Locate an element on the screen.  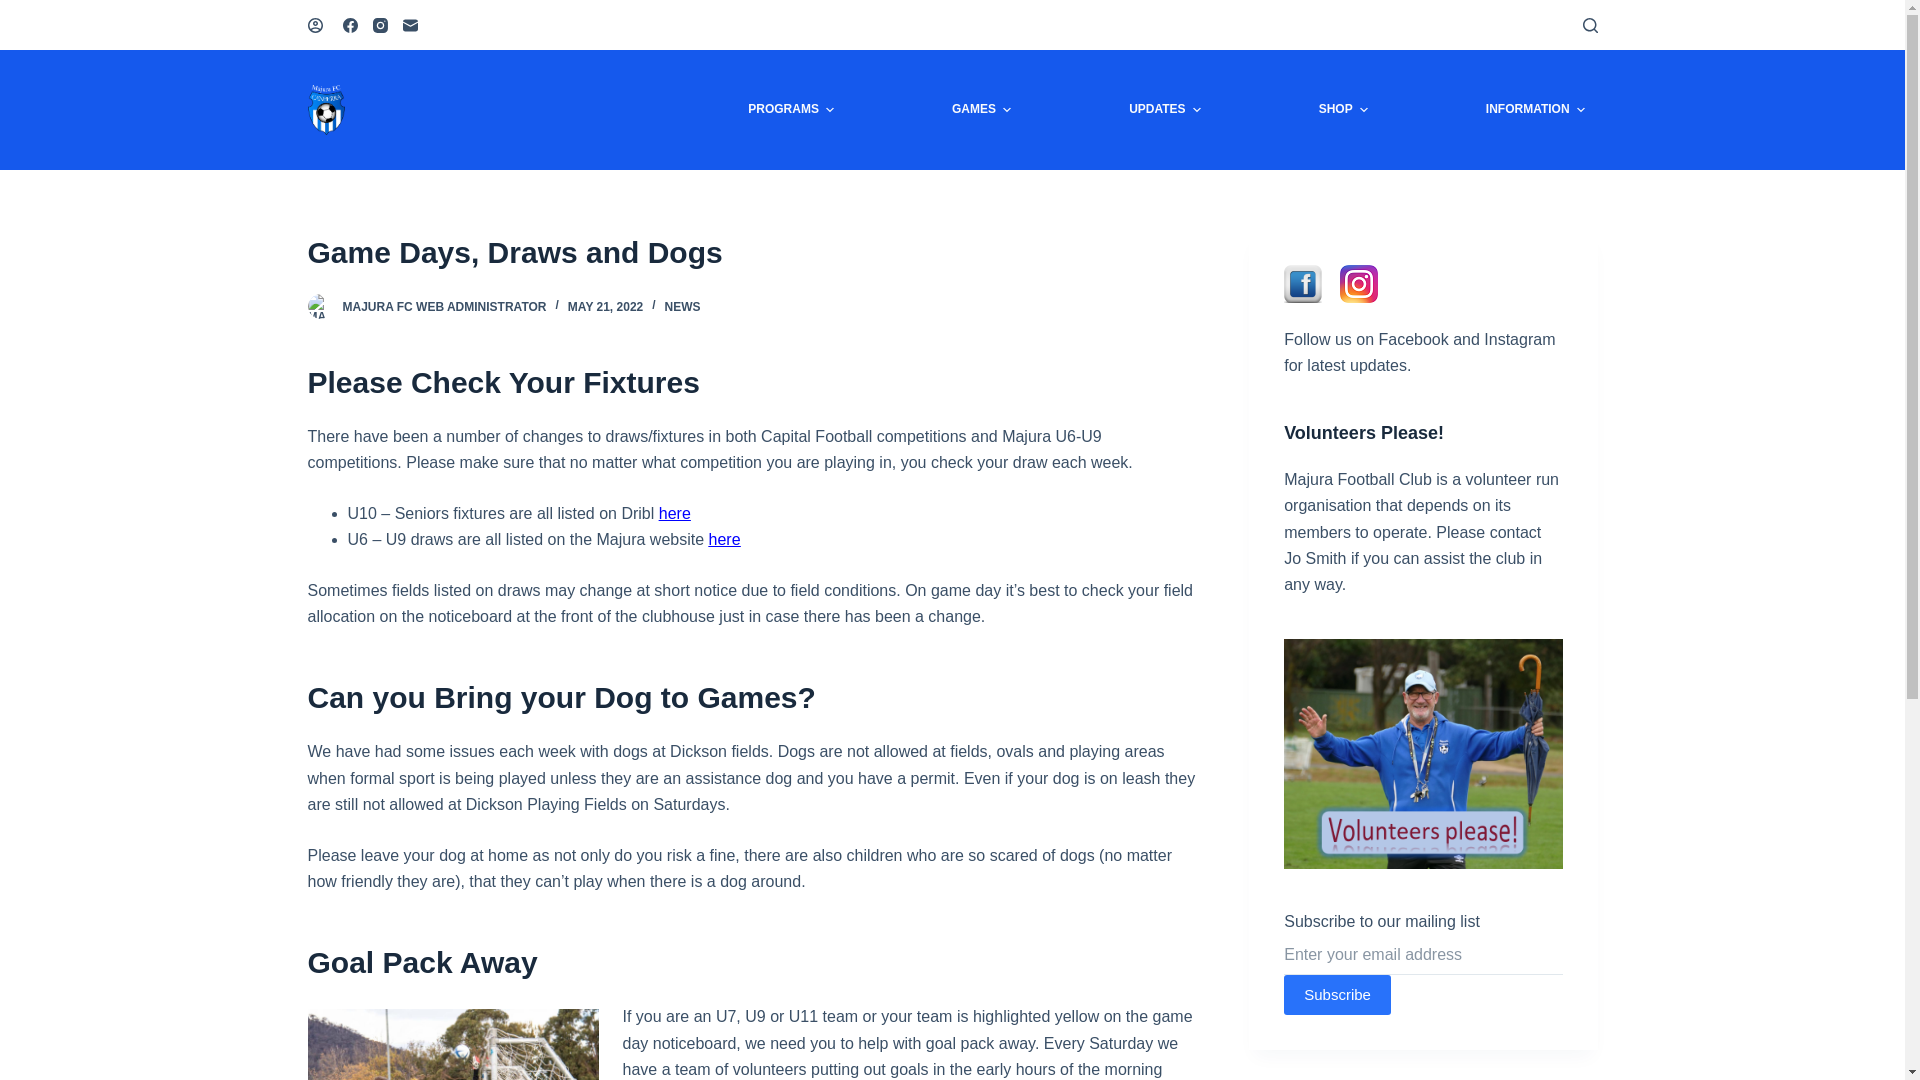
'Subscribe' is located at coordinates (1337, 995).